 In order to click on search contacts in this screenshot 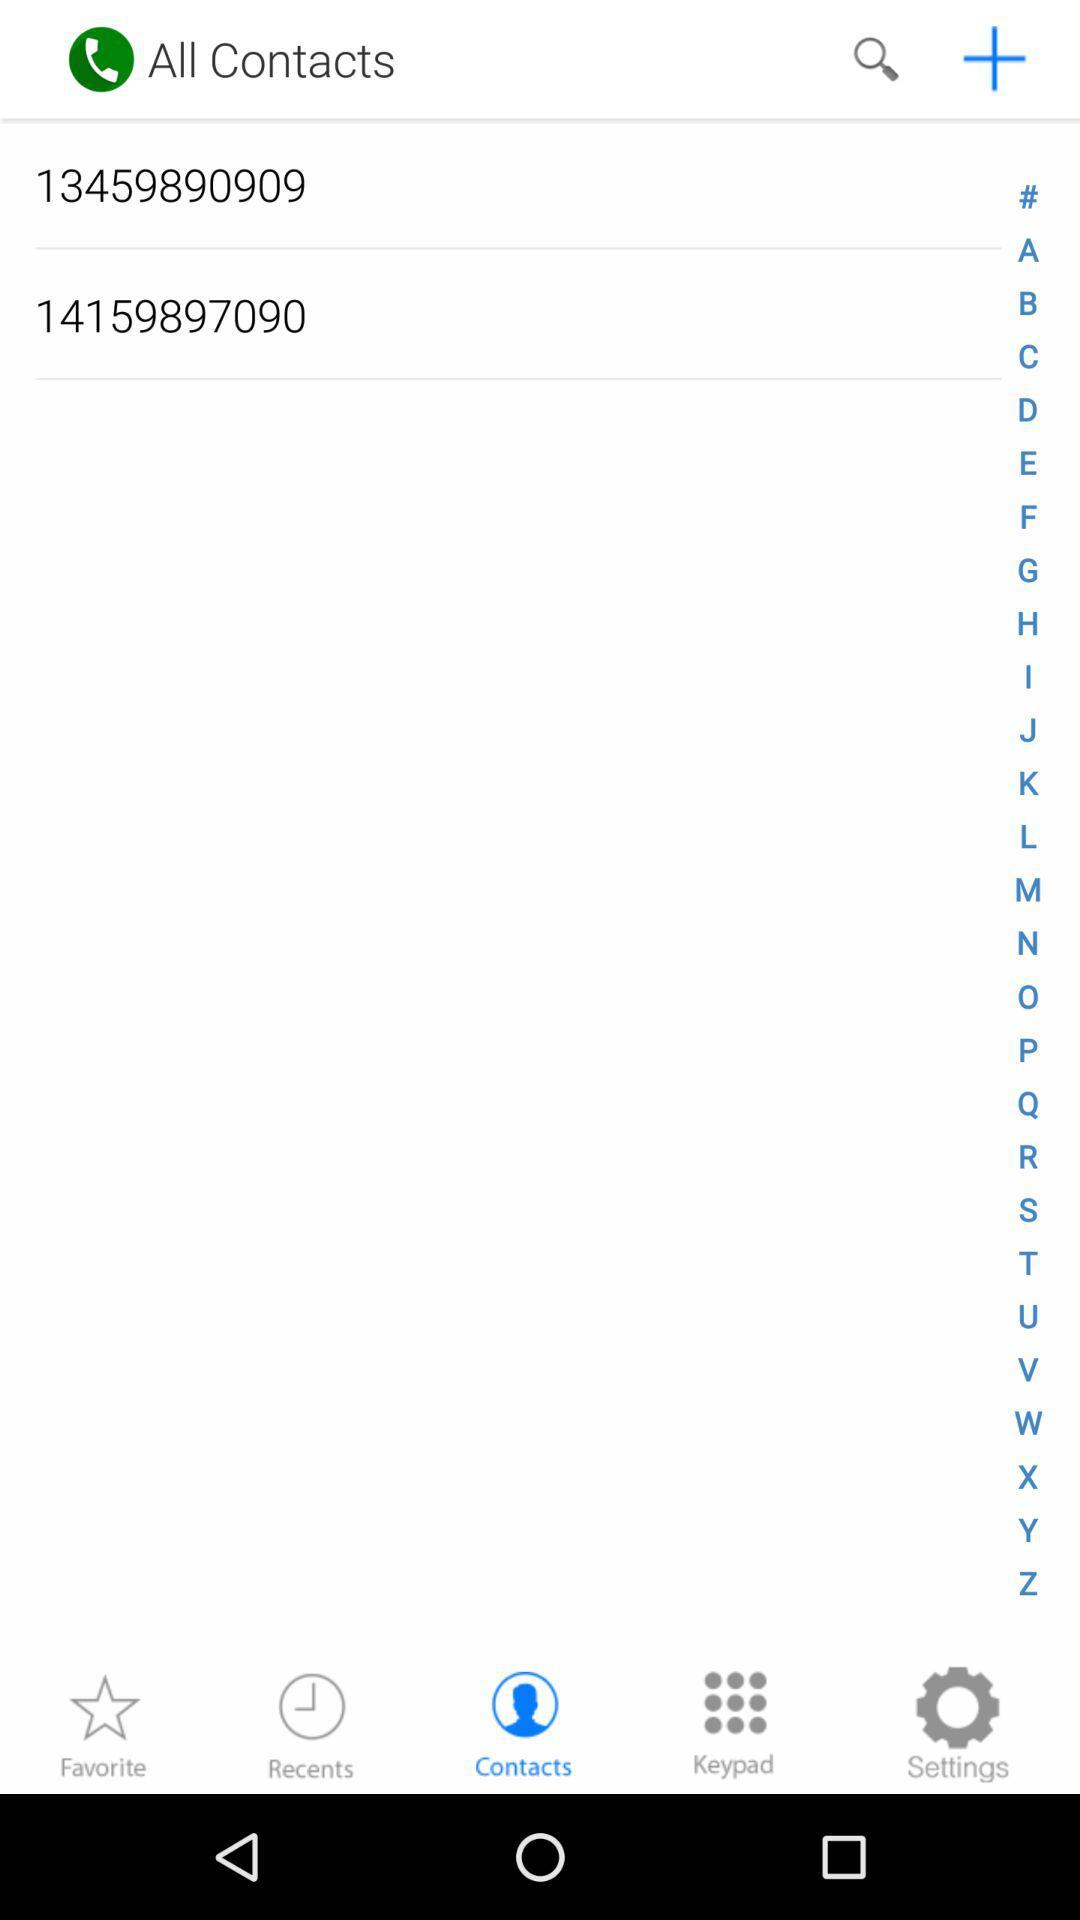, I will do `click(874, 59)`.